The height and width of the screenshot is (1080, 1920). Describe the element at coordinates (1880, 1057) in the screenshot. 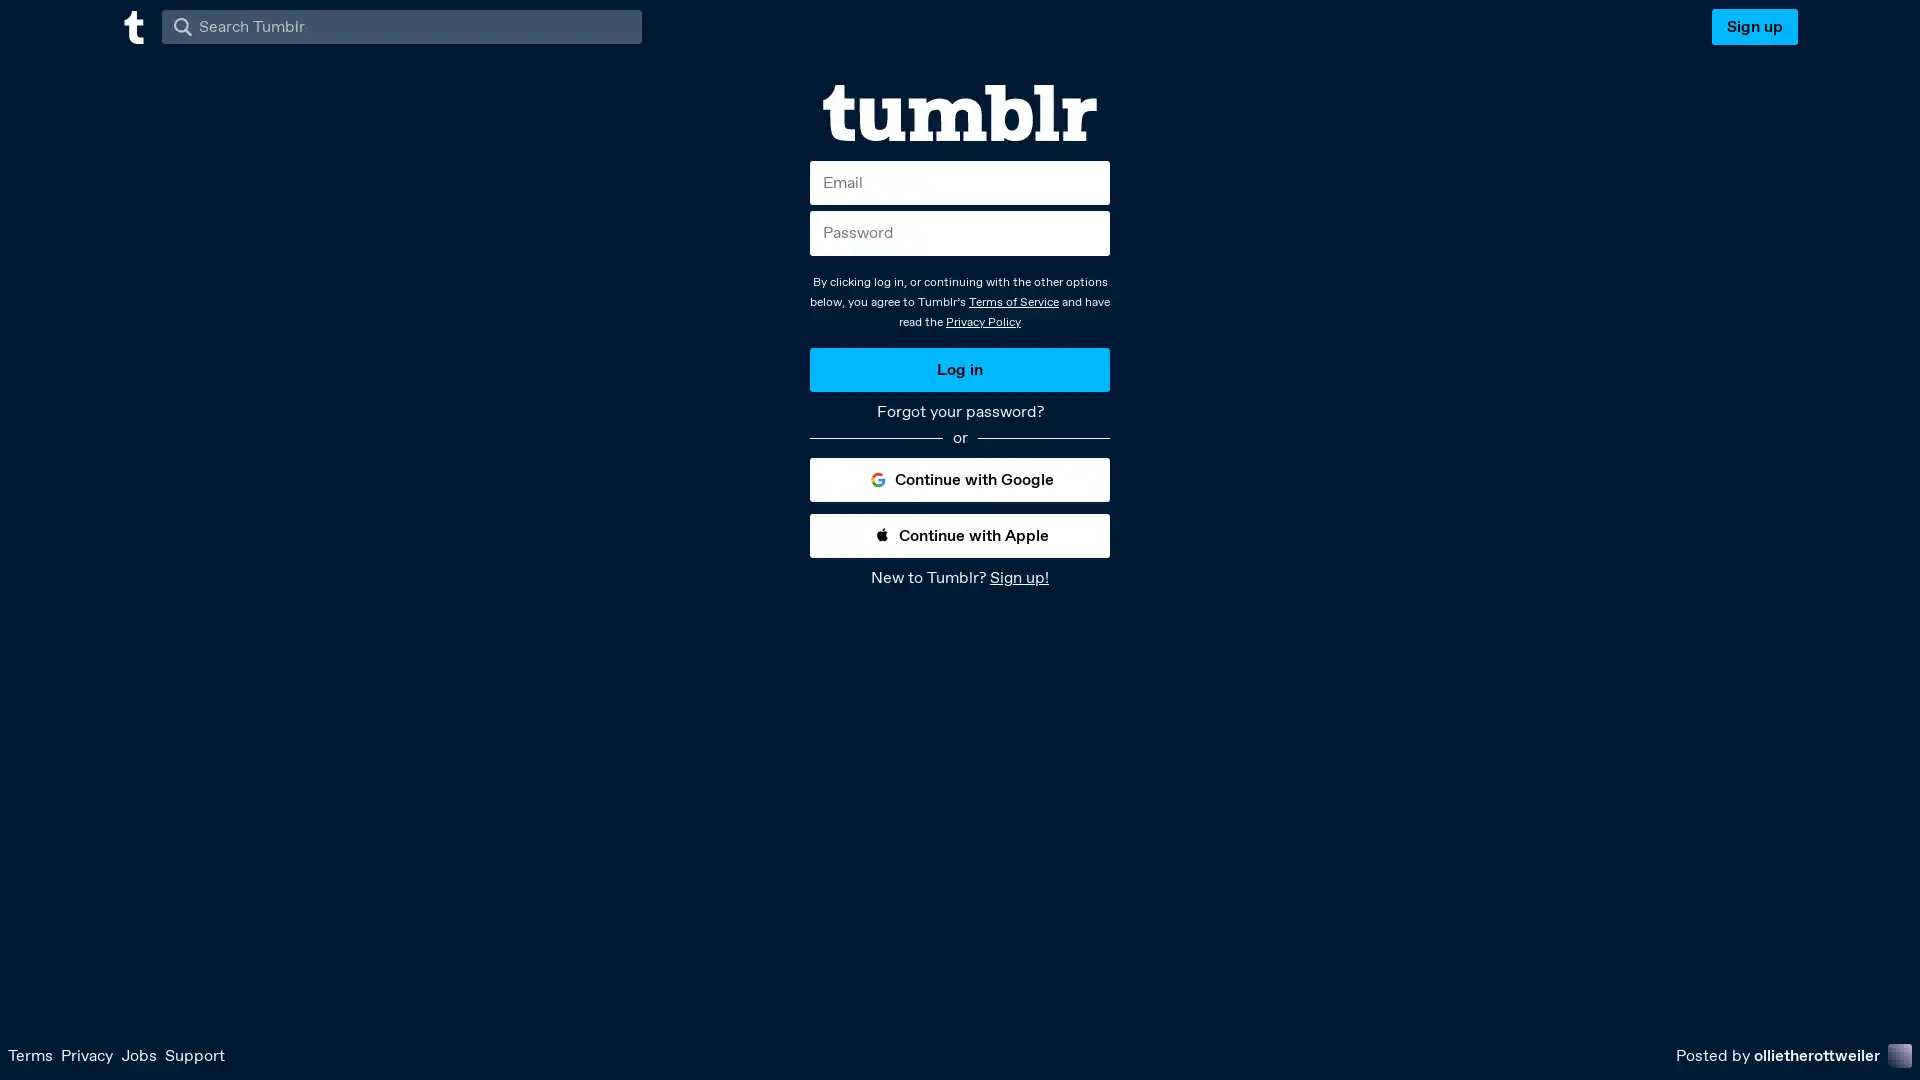

I see `Scroll to top` at that location.